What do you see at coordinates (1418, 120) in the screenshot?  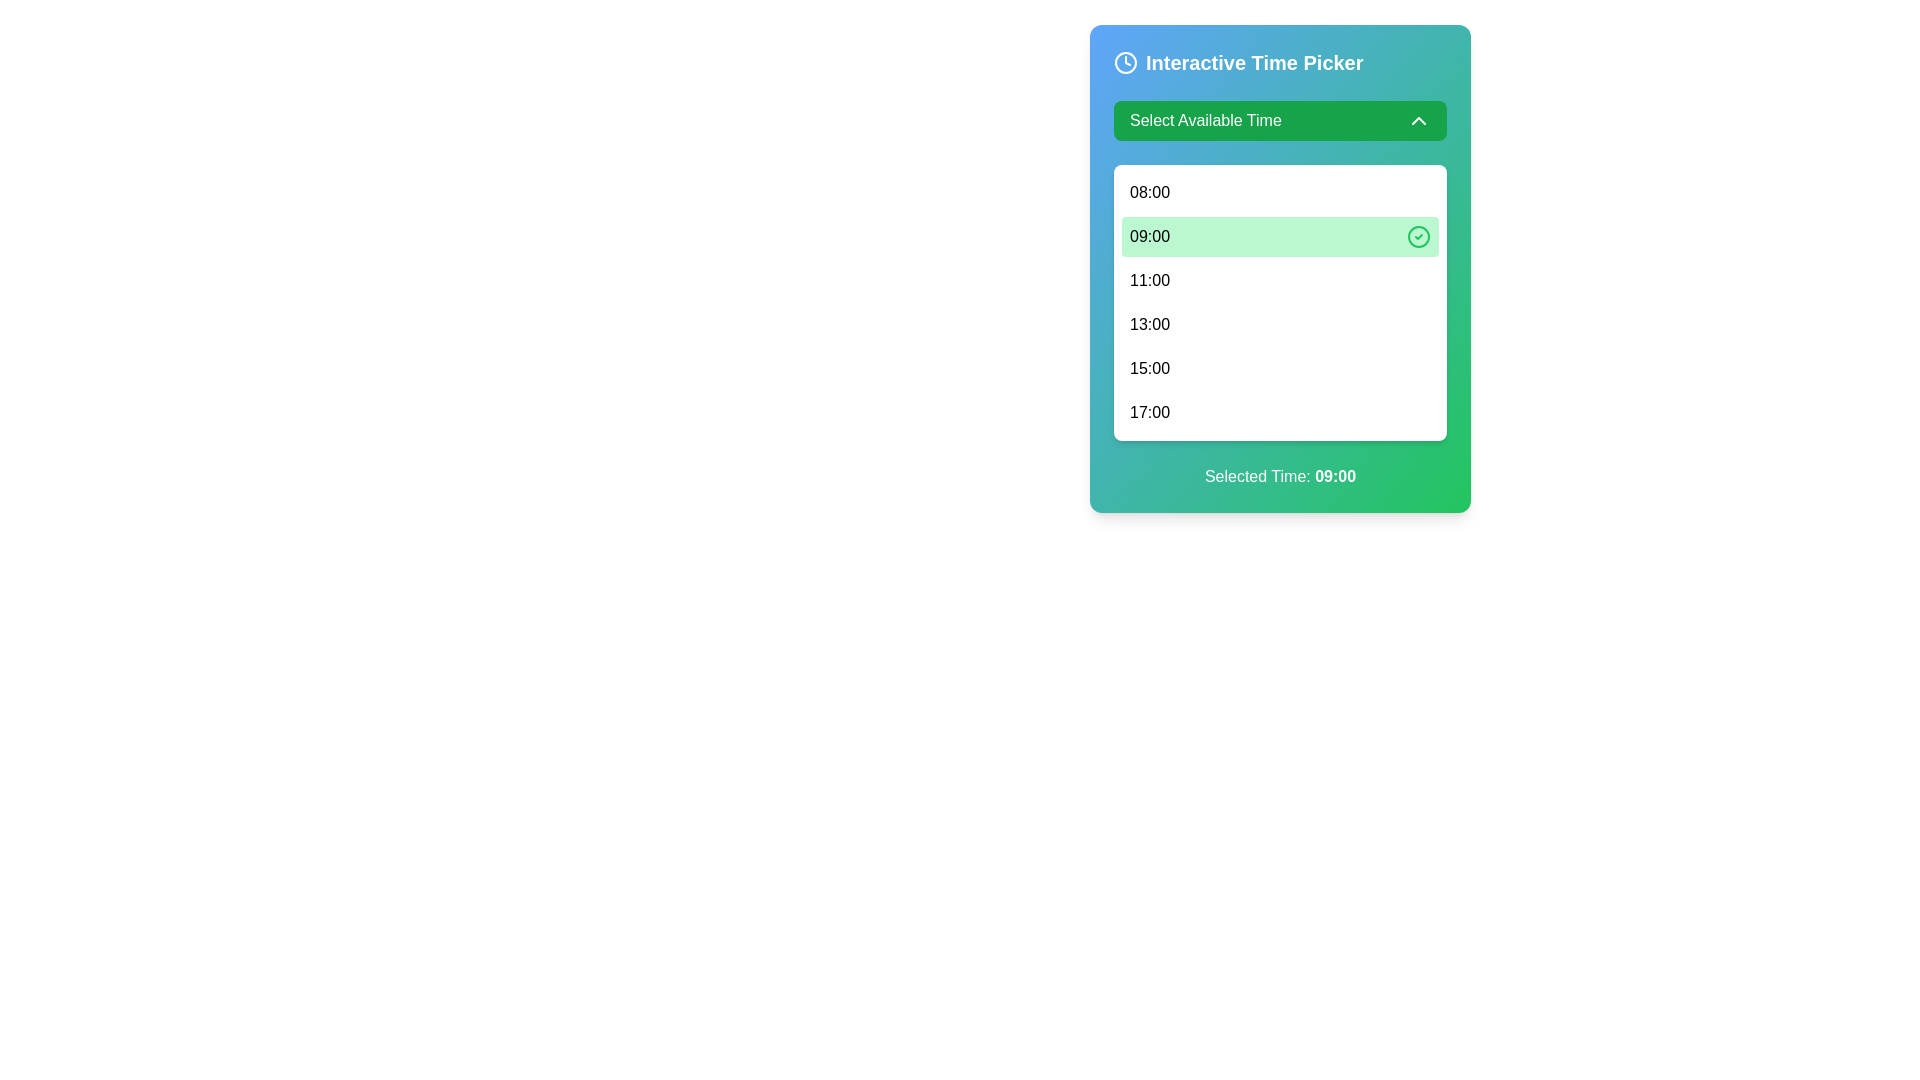 I see `the toggle icon located on the right side of the green 'Select Available Time' button` at bounding box center [1418, 120].